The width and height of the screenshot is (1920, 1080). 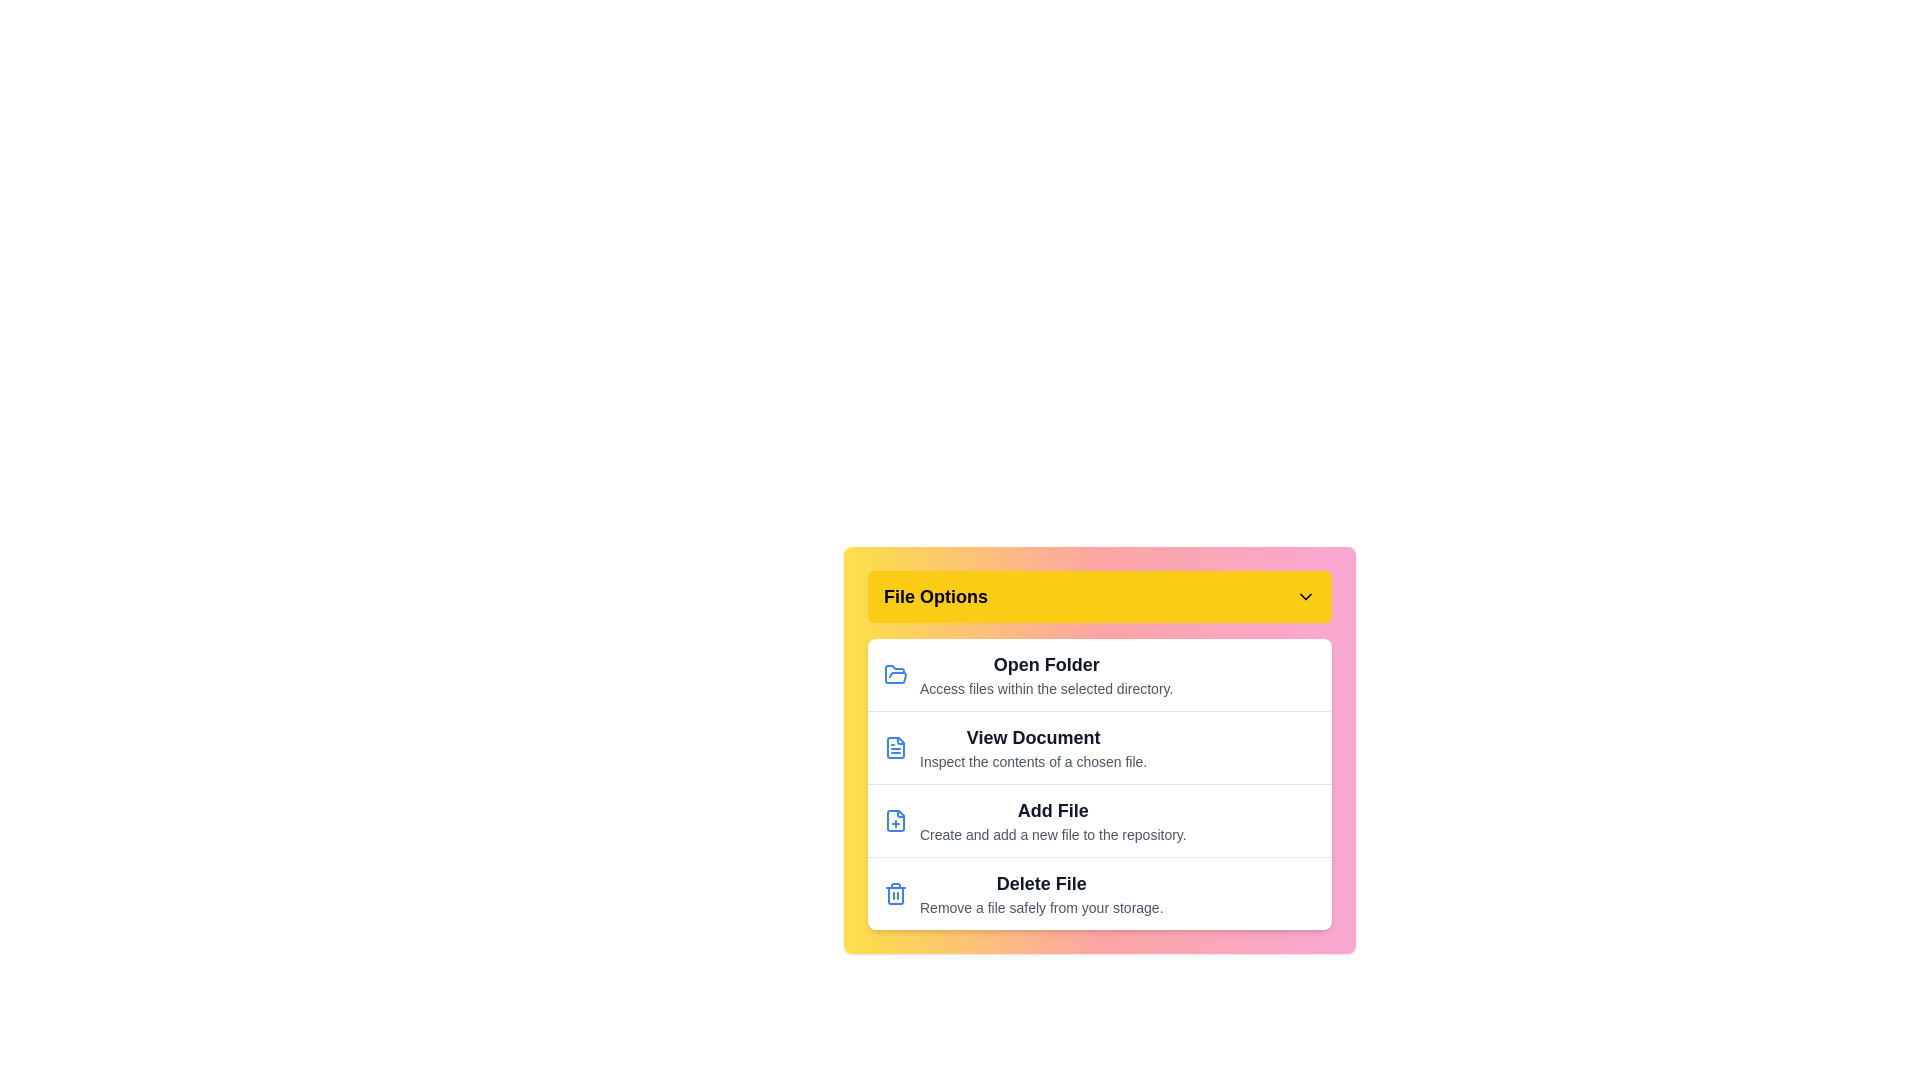 What do you see at coordinates (1052, 834) in the screenshot?
I see `the explanatory text label that provides additional information about the 'Add File' action, positioned below the 'Add File' label in the 'File Options' section` at bounding box center [1052, 834].